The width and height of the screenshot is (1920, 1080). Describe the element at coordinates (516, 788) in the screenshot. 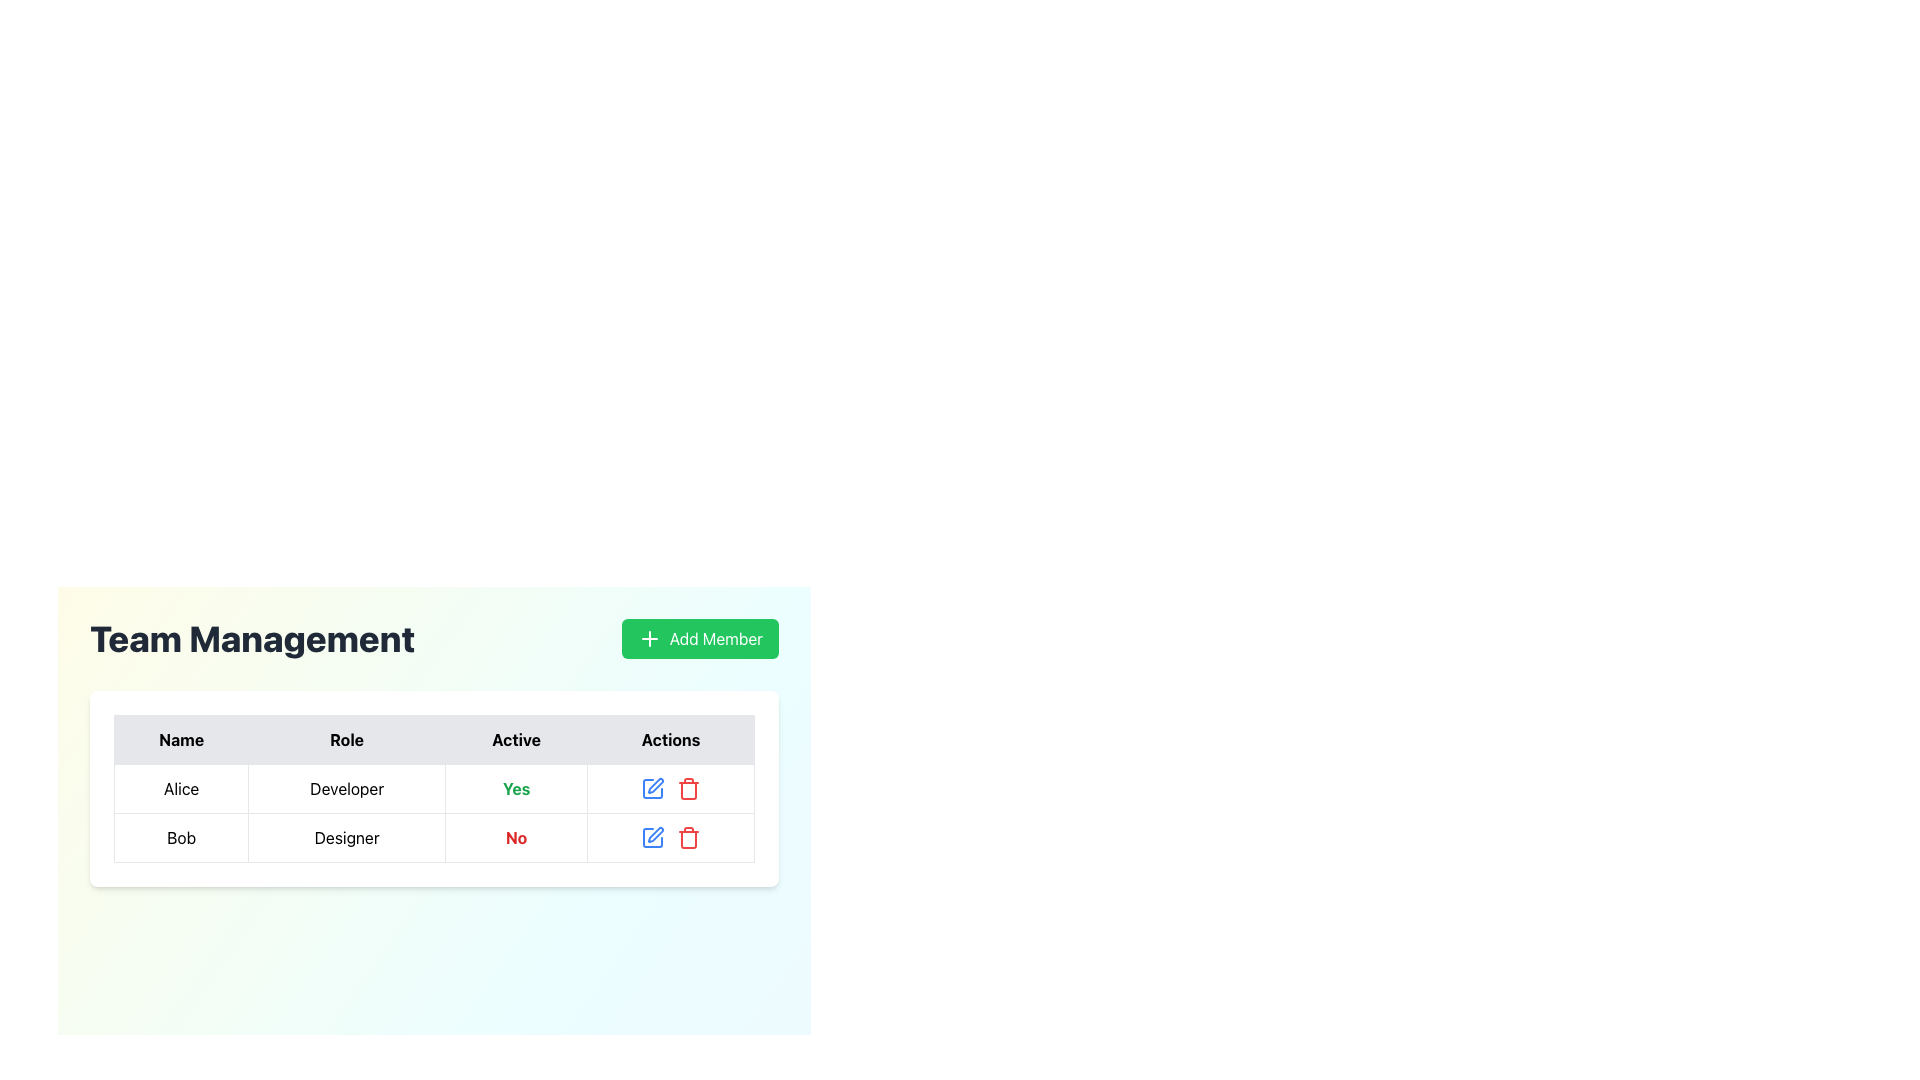

I see `the 'Yes' text label within the 'Active' column of the 'Team Management' table, which is styled in bold green font and is located in the third column of the second row` at that location.